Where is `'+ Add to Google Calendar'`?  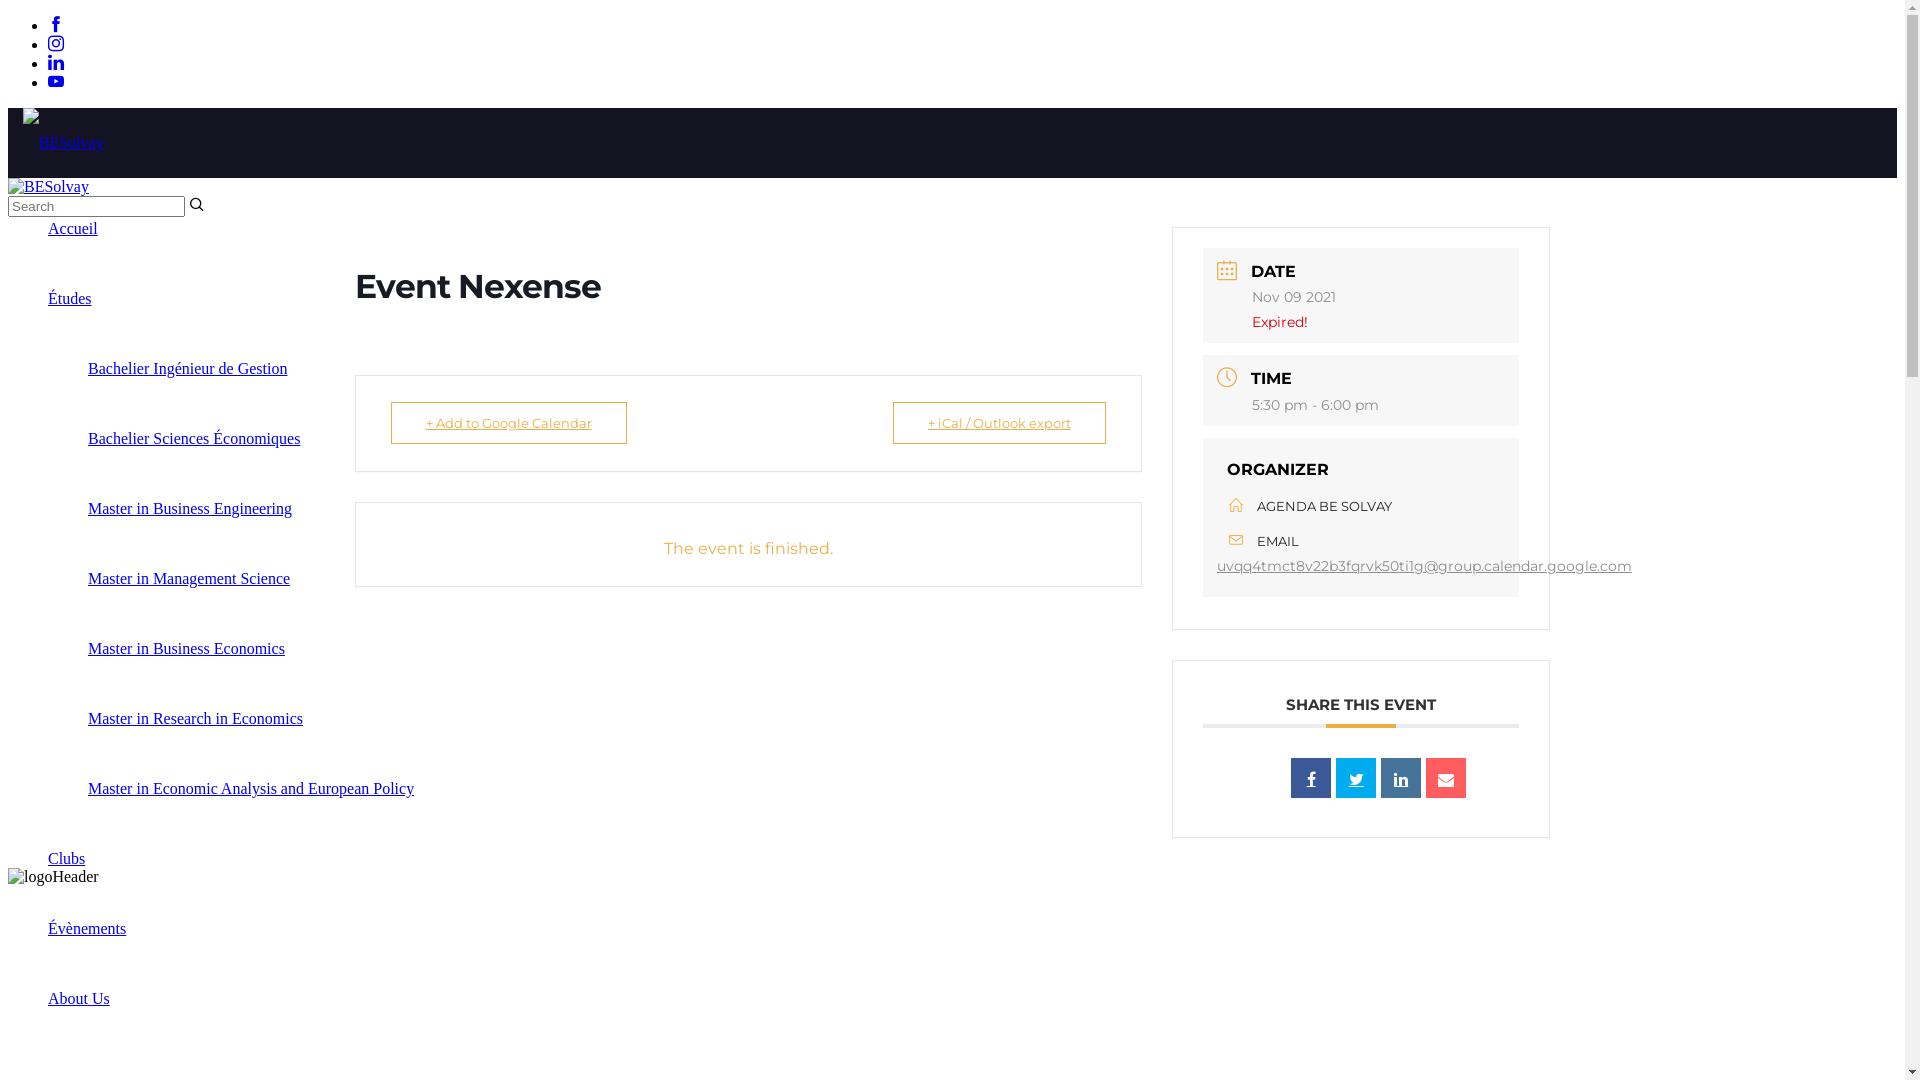
'+ Add to Google Calendar' is located at coordinates (508, 422).